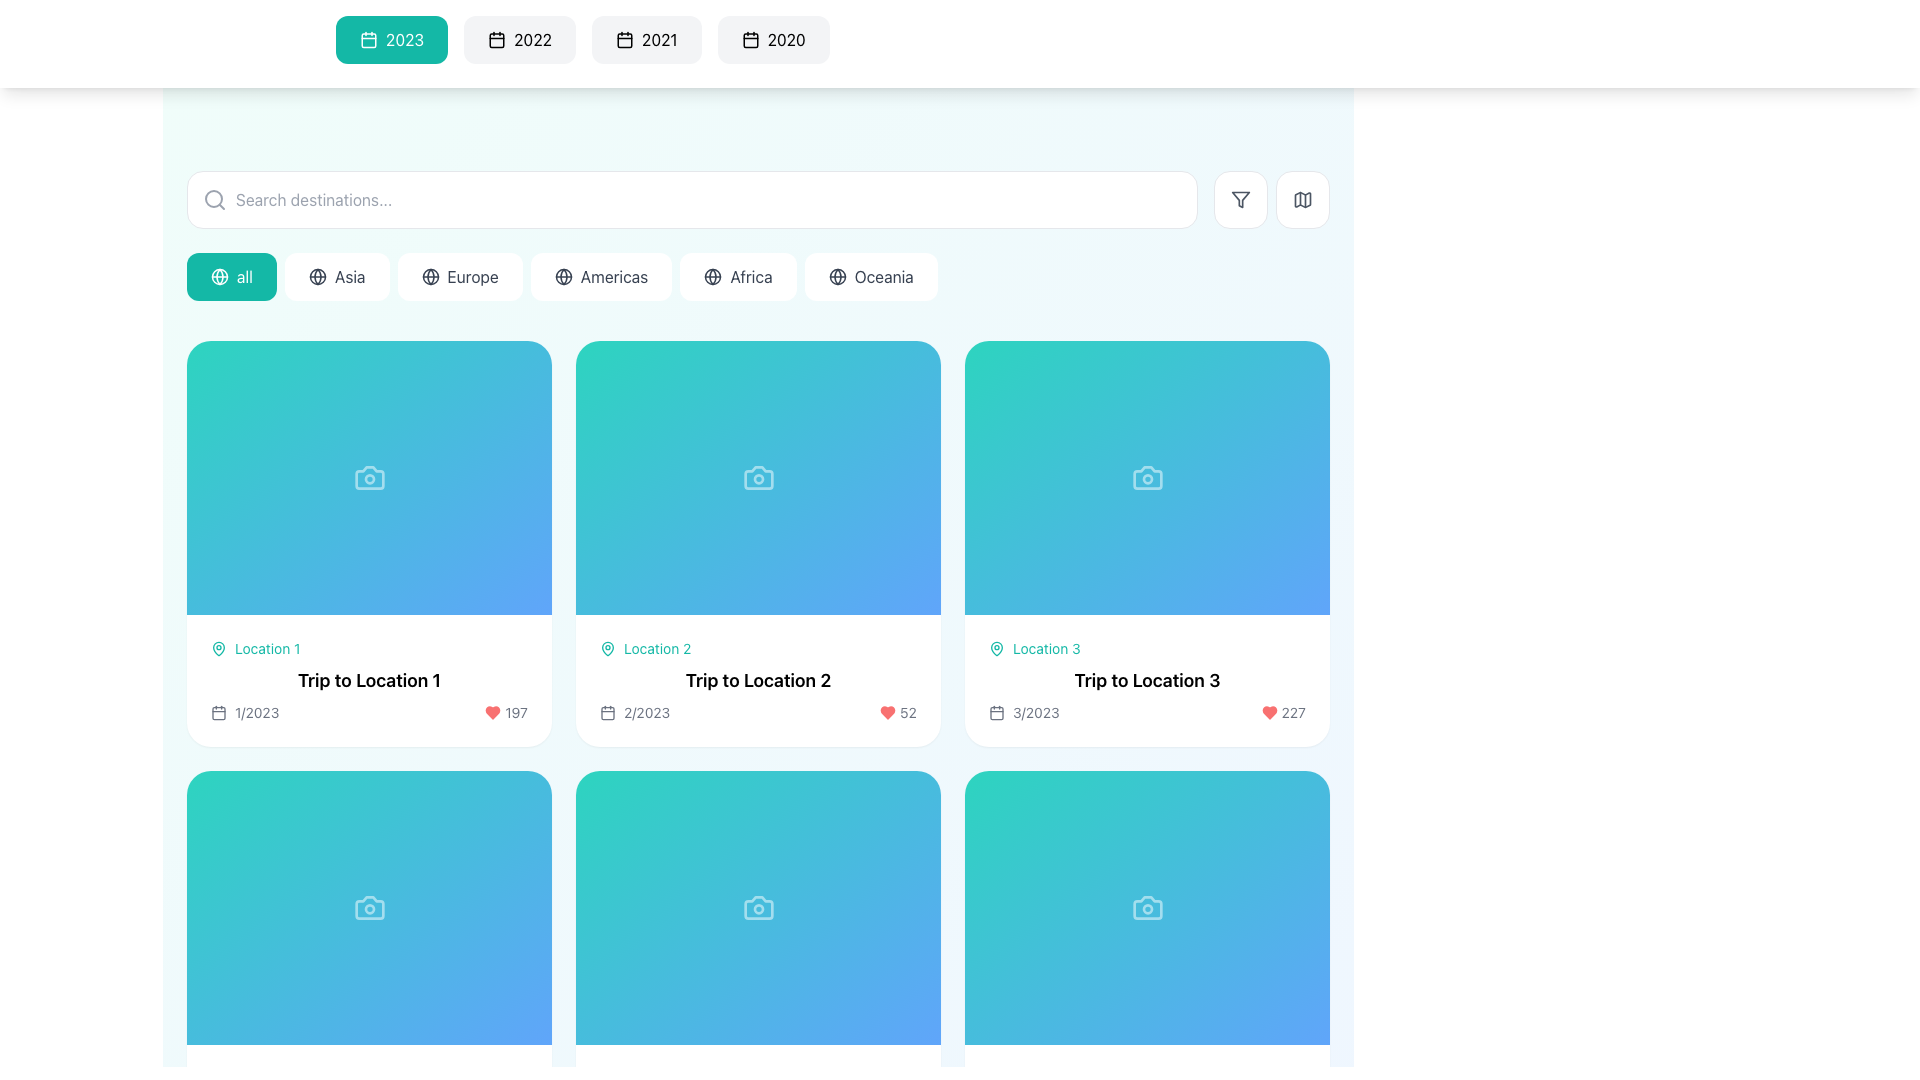 The height and width of the screenshot is (1080, 1920). What do you see at coordinates (518, 374) in the screenshot?
I see `the share button located in the top-right quadrant of the first card` at bounding box center [518, 374].